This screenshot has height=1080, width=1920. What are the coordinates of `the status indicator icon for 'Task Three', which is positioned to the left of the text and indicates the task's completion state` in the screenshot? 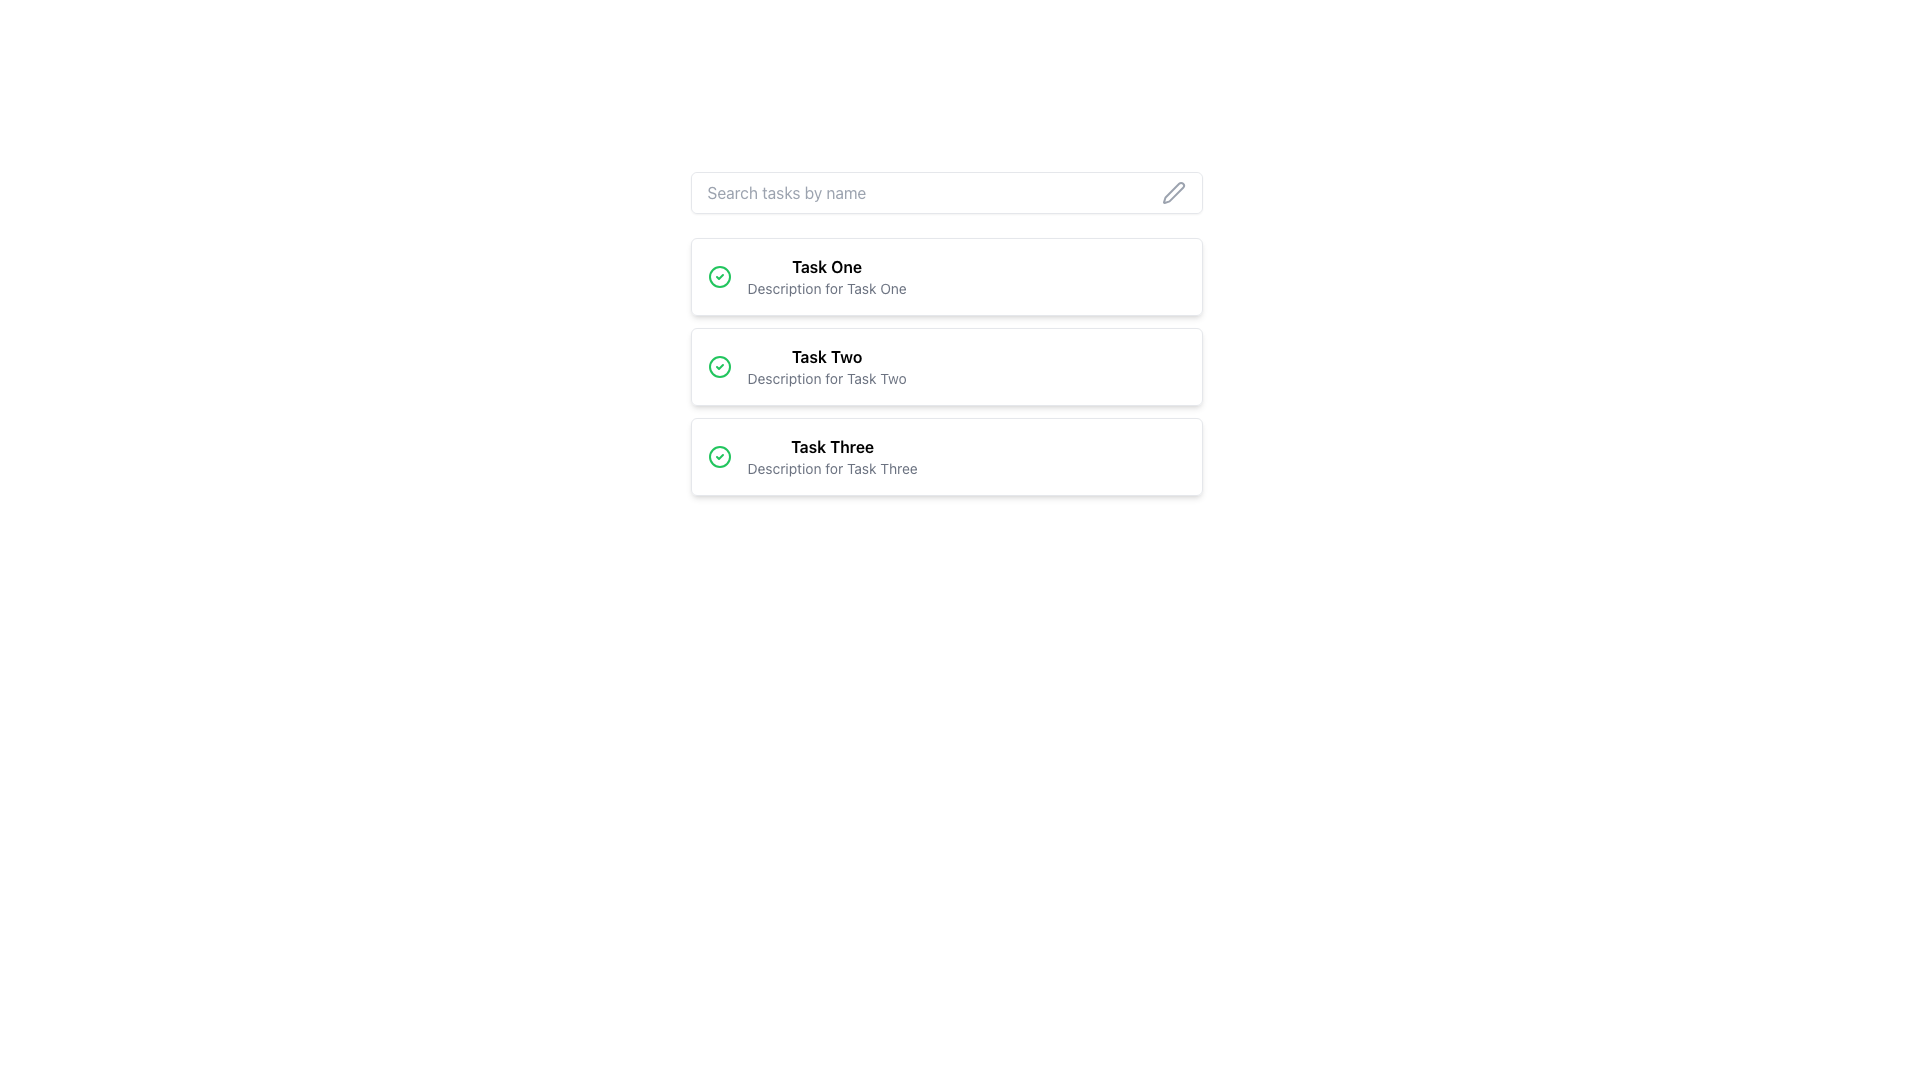 It's located at (719, 456).